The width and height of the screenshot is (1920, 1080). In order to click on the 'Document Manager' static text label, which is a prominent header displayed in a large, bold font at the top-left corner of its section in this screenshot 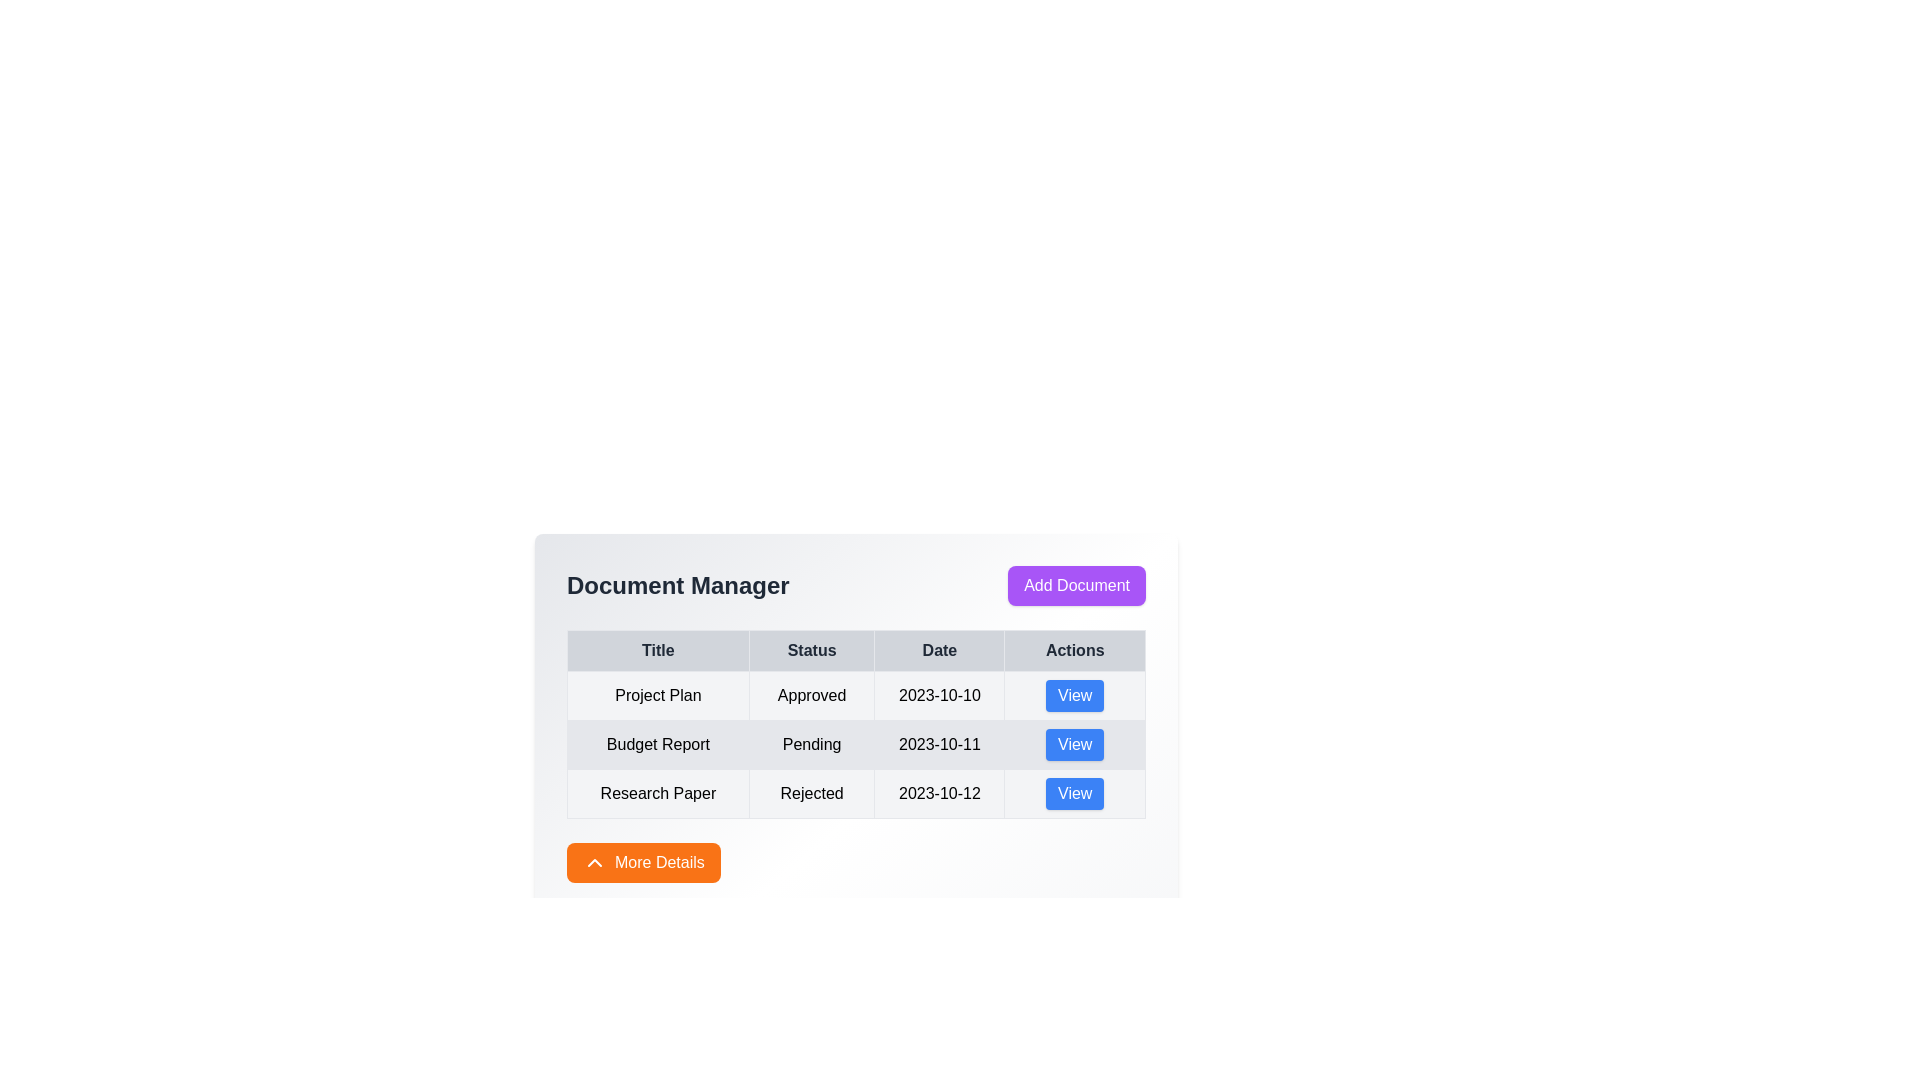, I will do `click(678, 585)`.